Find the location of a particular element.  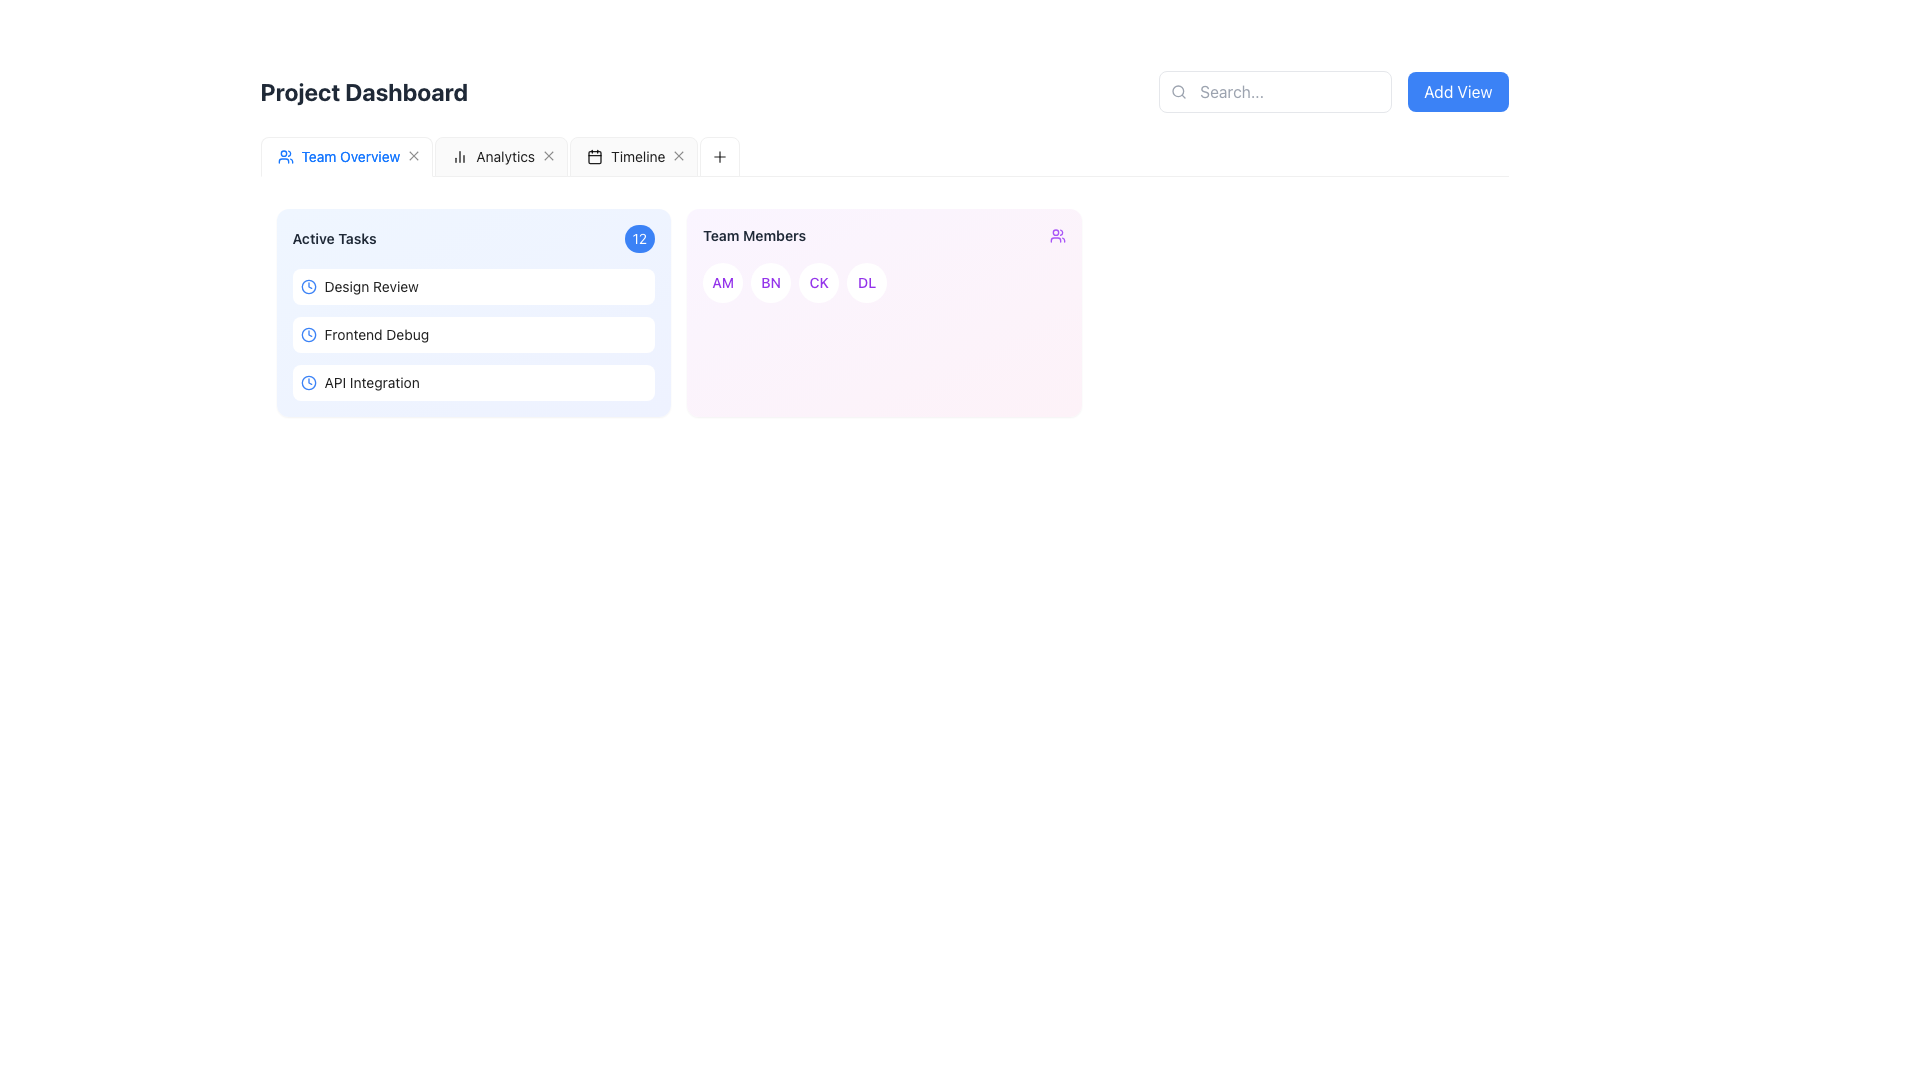

text label displaying 'API Integration' located in the 'Active Tasks' section, positioned next to a blue clock icon is located at coordinates (372, 382).